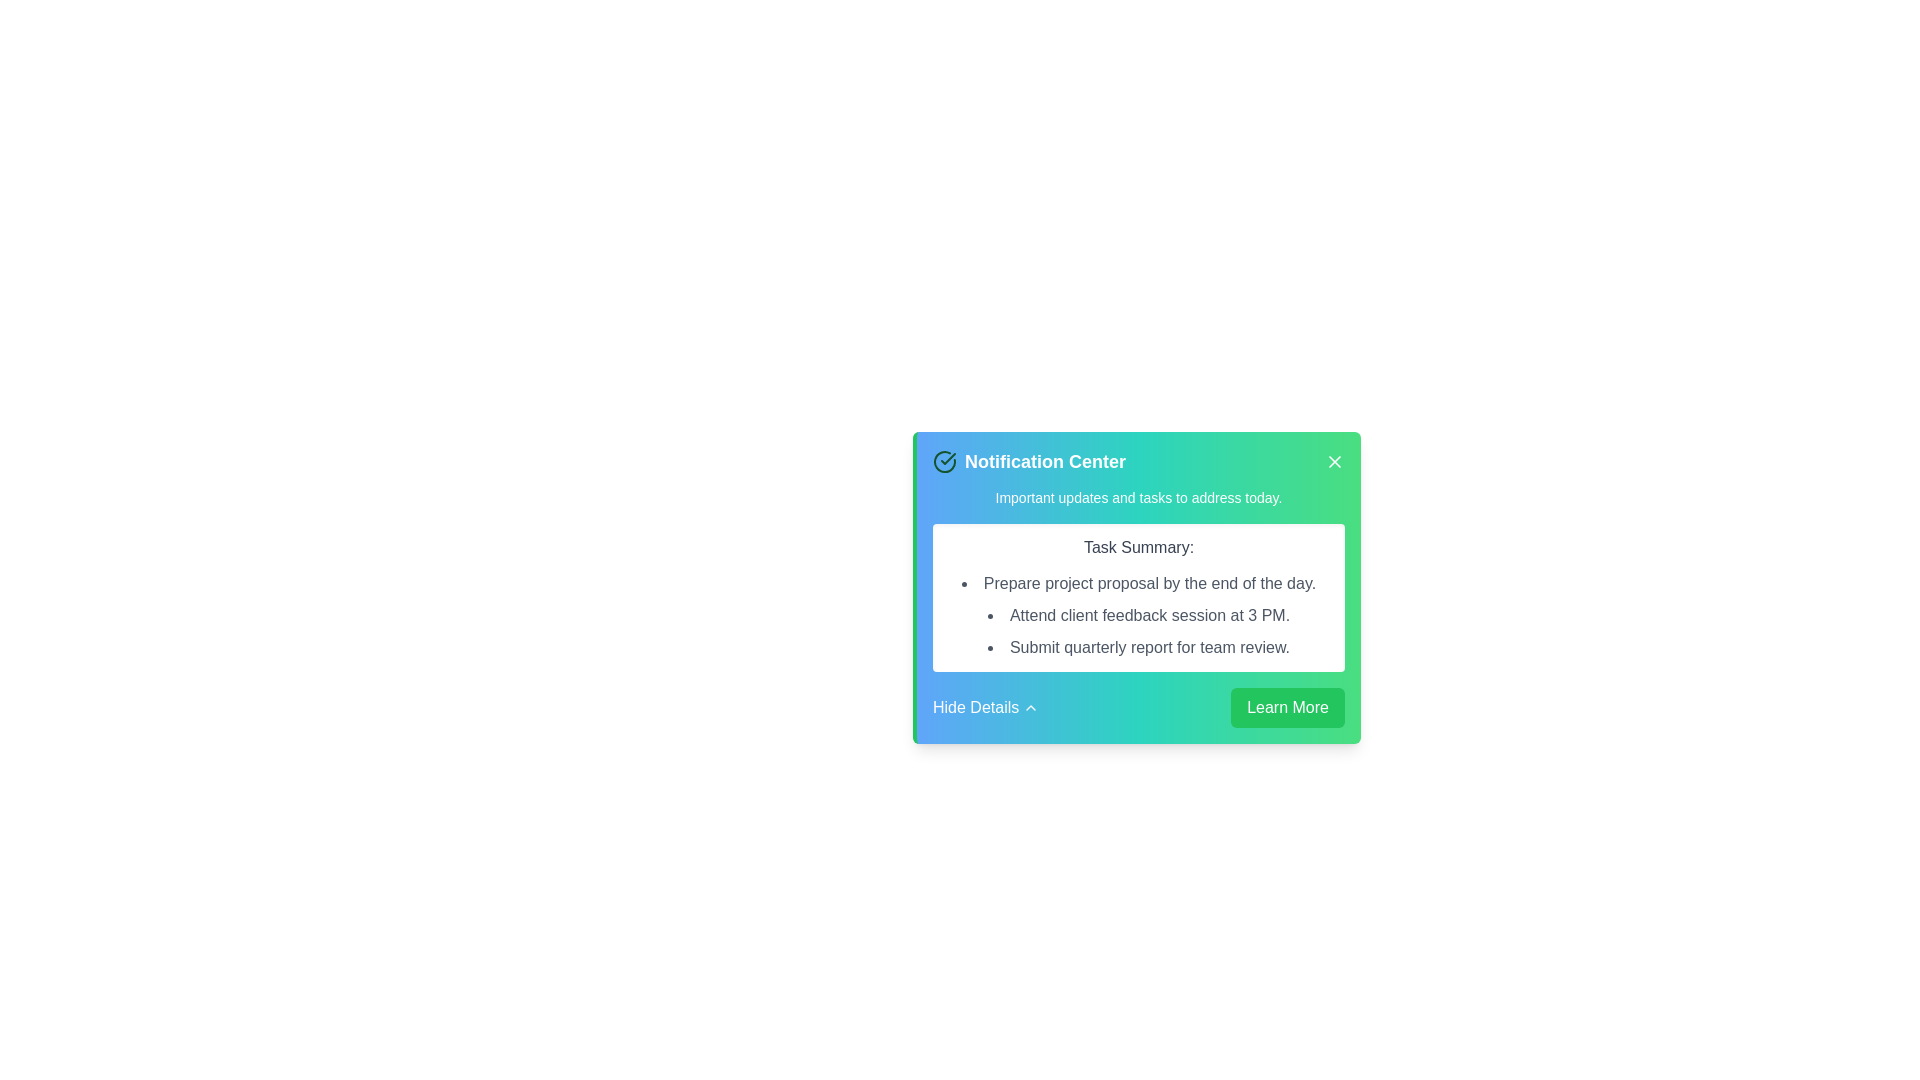  I want to click on the second task item in the notification center, which reminds the user about attending a client feedback session, so click(1138, 615).